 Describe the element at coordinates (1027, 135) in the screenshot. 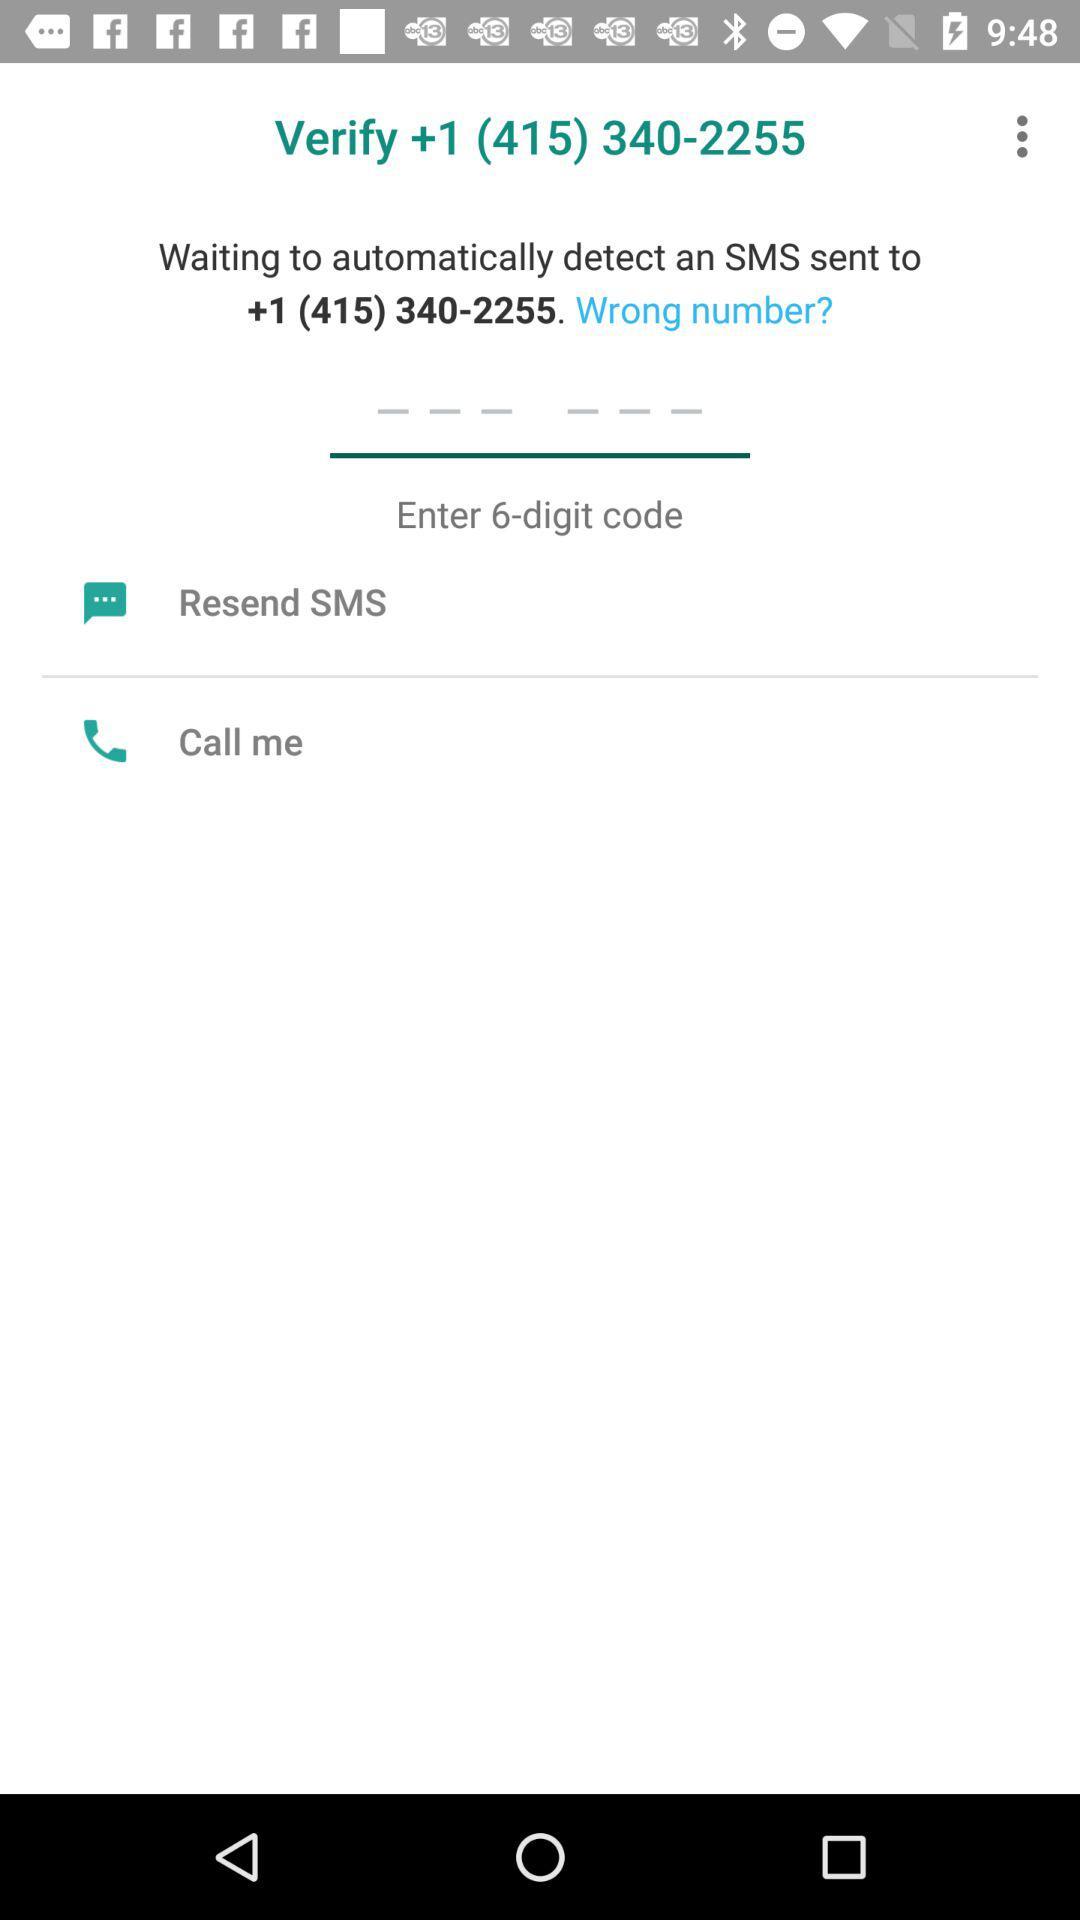

I see `icon to the right of the verify 1 415 icon` at that location.